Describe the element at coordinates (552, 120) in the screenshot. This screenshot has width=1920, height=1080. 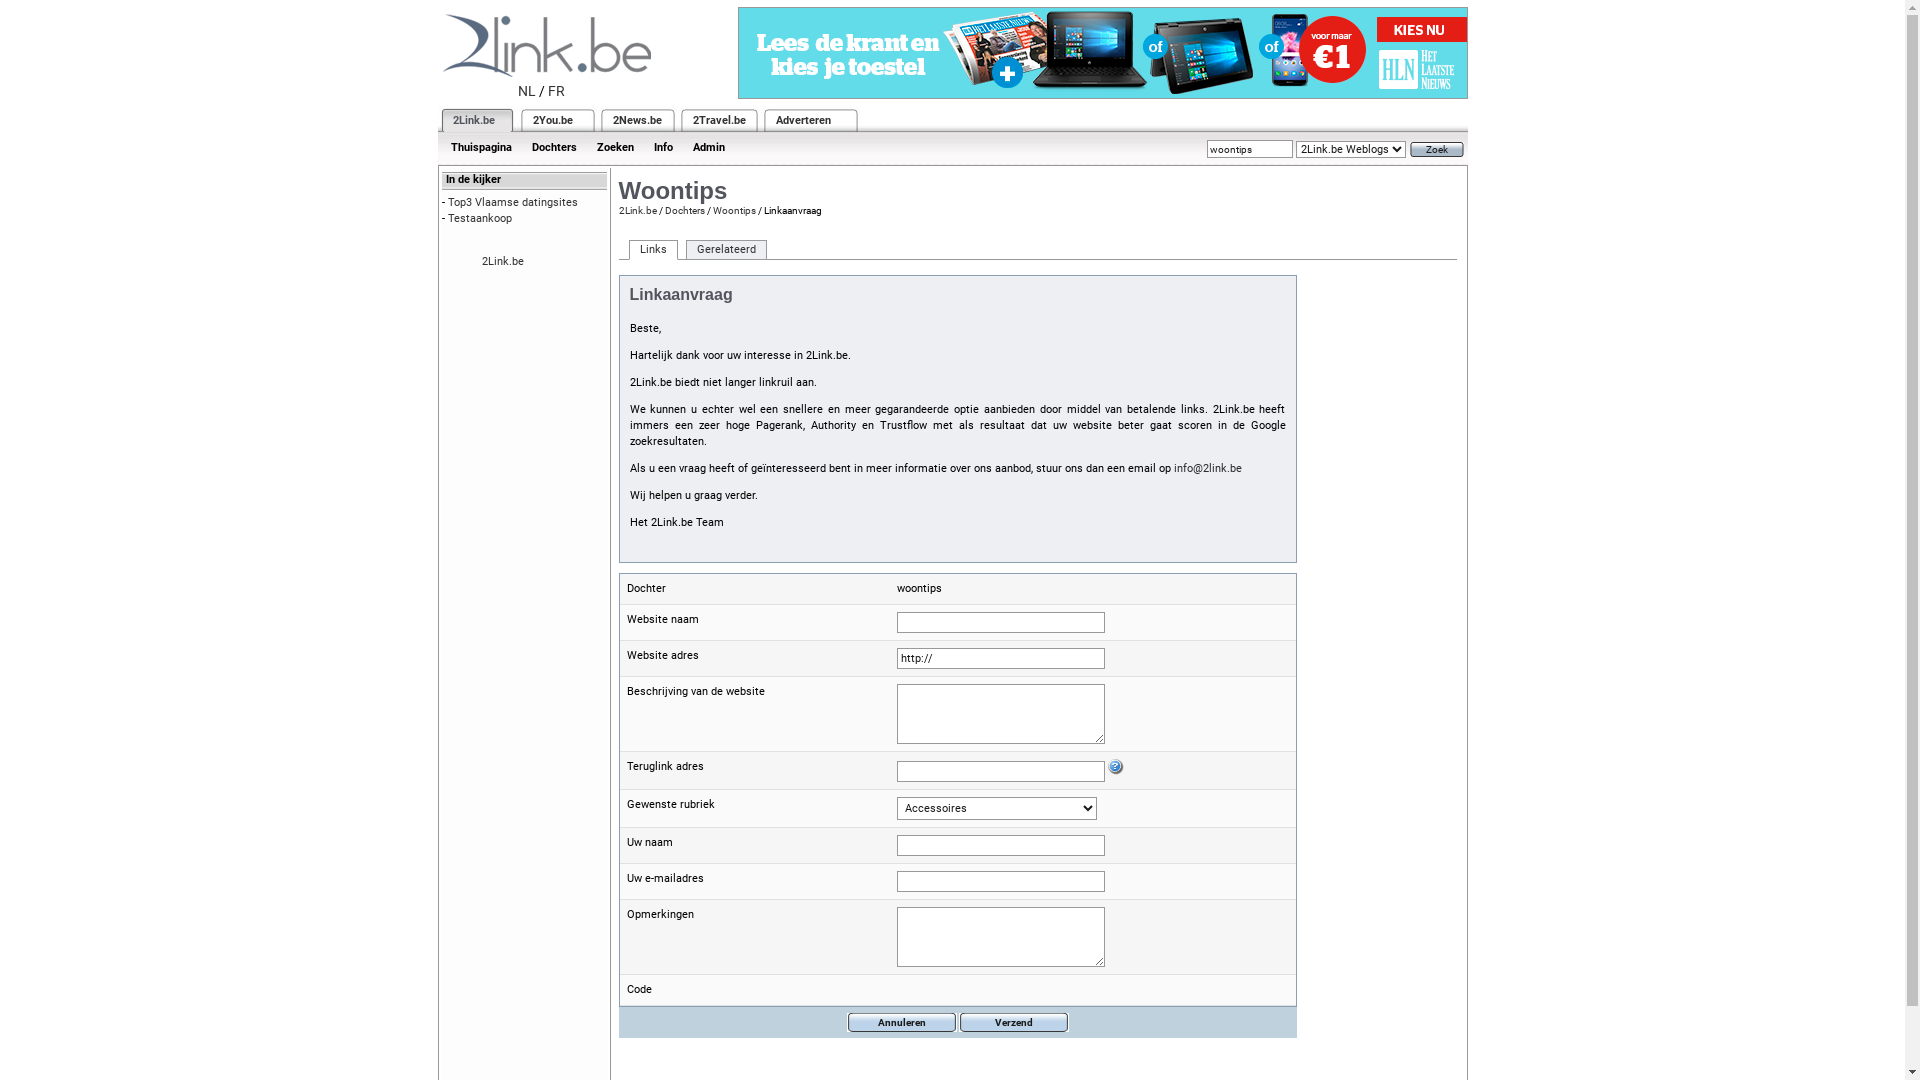
I see `'2You.be'` at that location.